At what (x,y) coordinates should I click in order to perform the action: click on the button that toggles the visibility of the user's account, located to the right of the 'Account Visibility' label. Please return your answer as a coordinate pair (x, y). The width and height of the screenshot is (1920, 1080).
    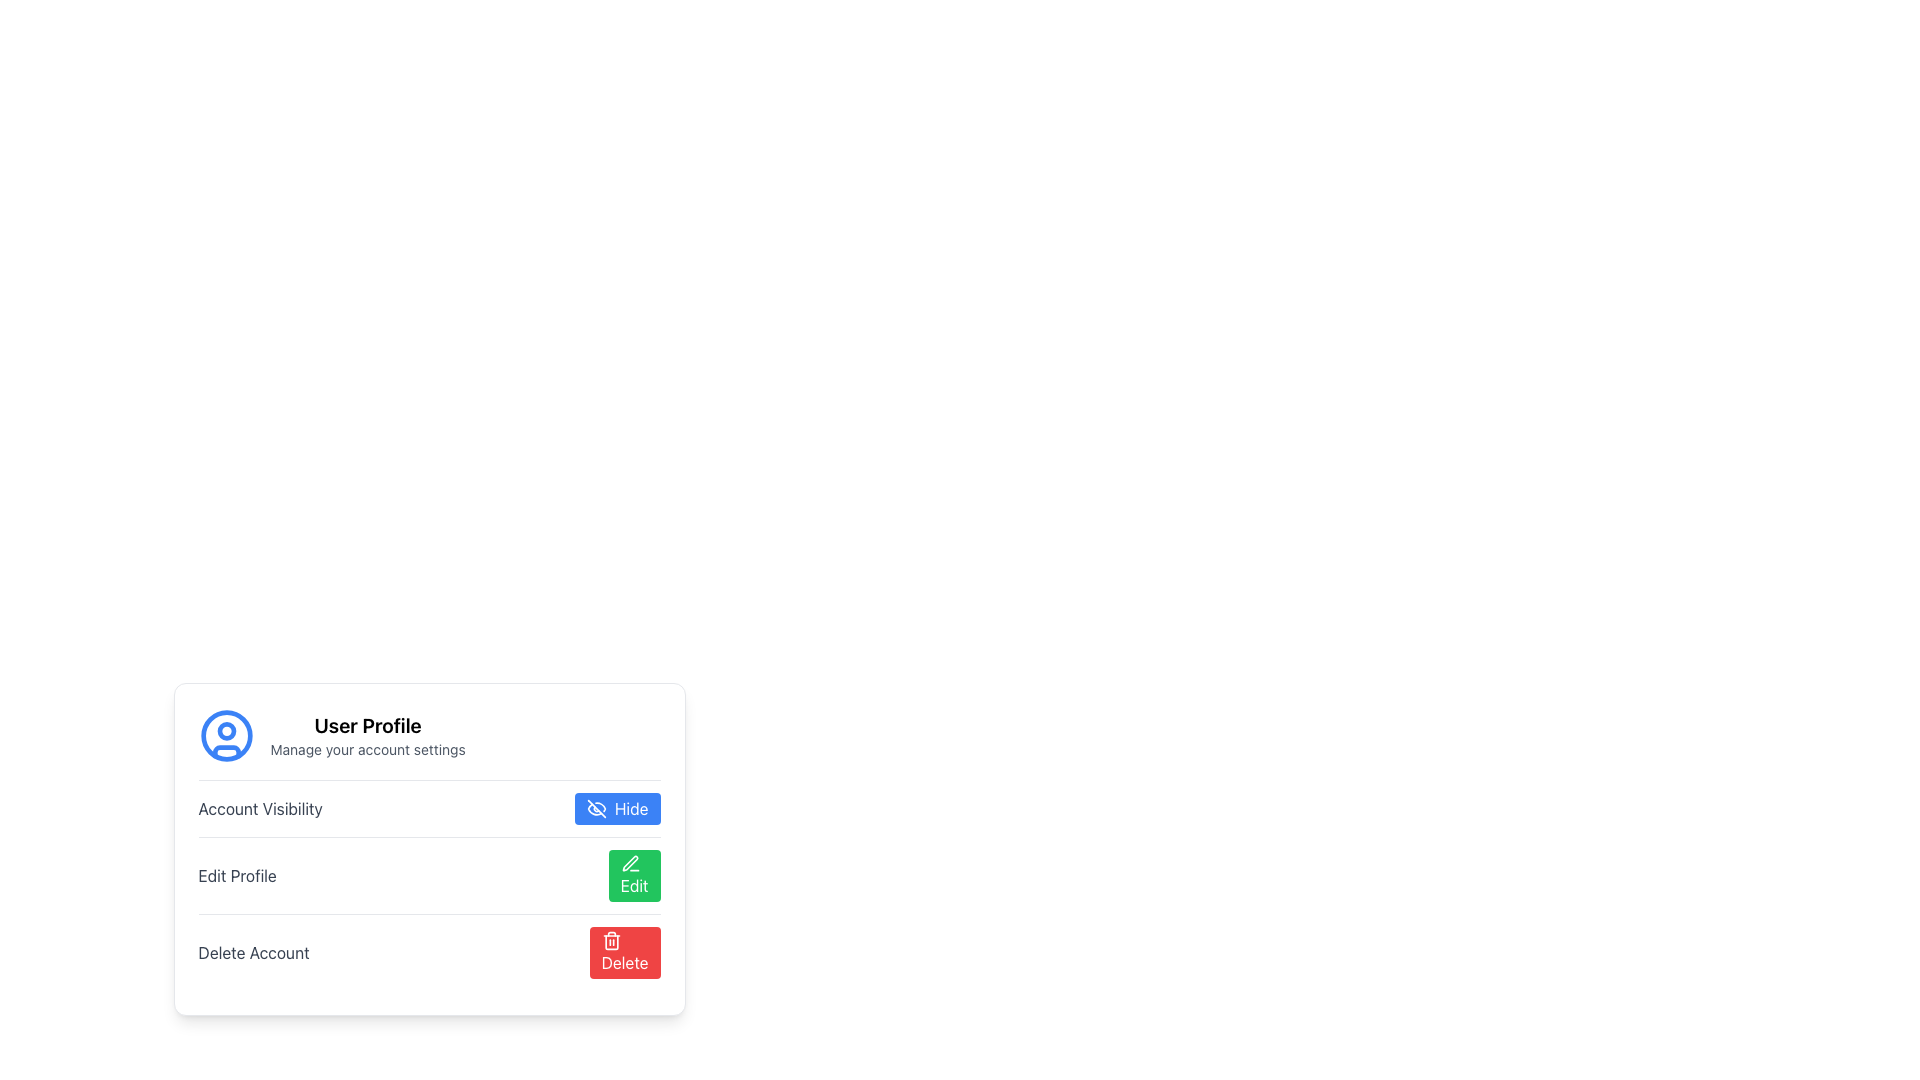
    Looking at the image, I should click on (616, 808).